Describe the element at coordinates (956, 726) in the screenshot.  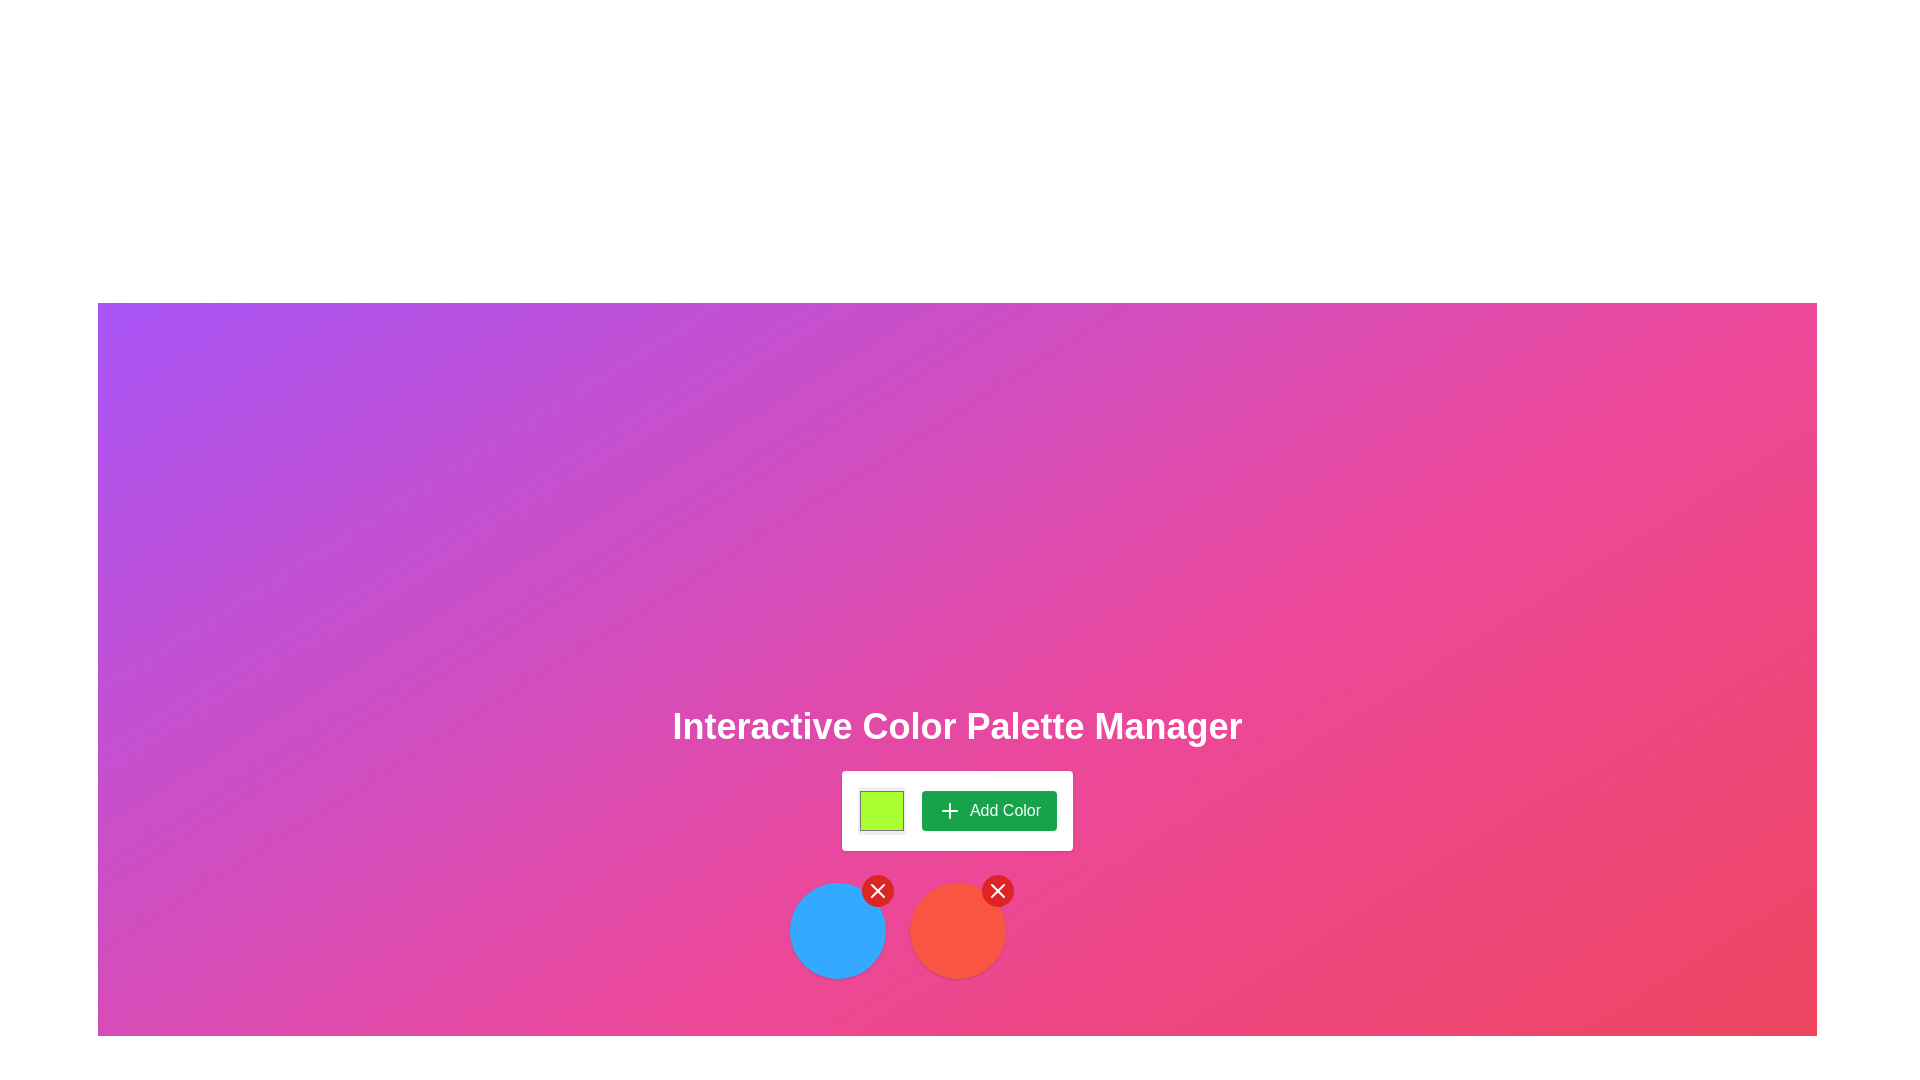
I see `the main title or heading element that provides a clear understanding of the page's purpose, located above the 'Add Color' button` at that location.